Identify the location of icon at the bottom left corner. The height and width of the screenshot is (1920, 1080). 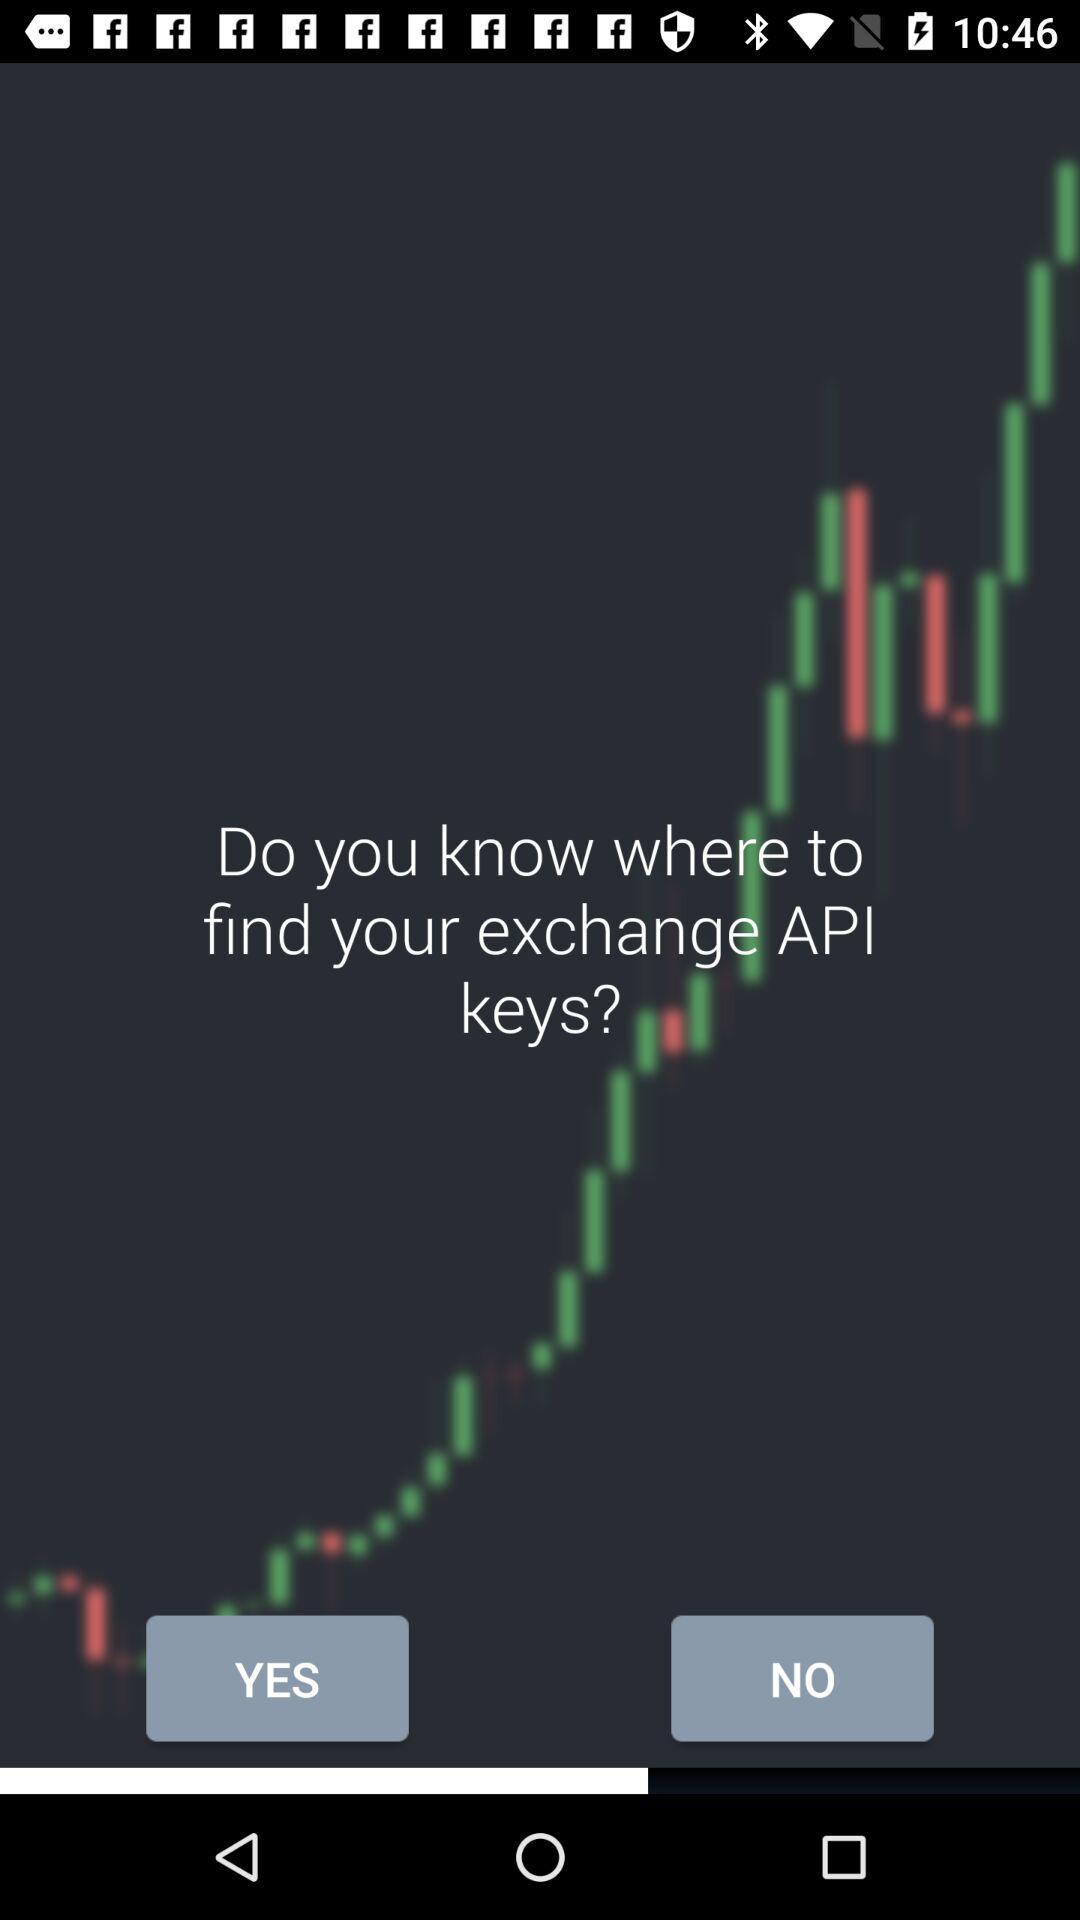
(277, 1678).